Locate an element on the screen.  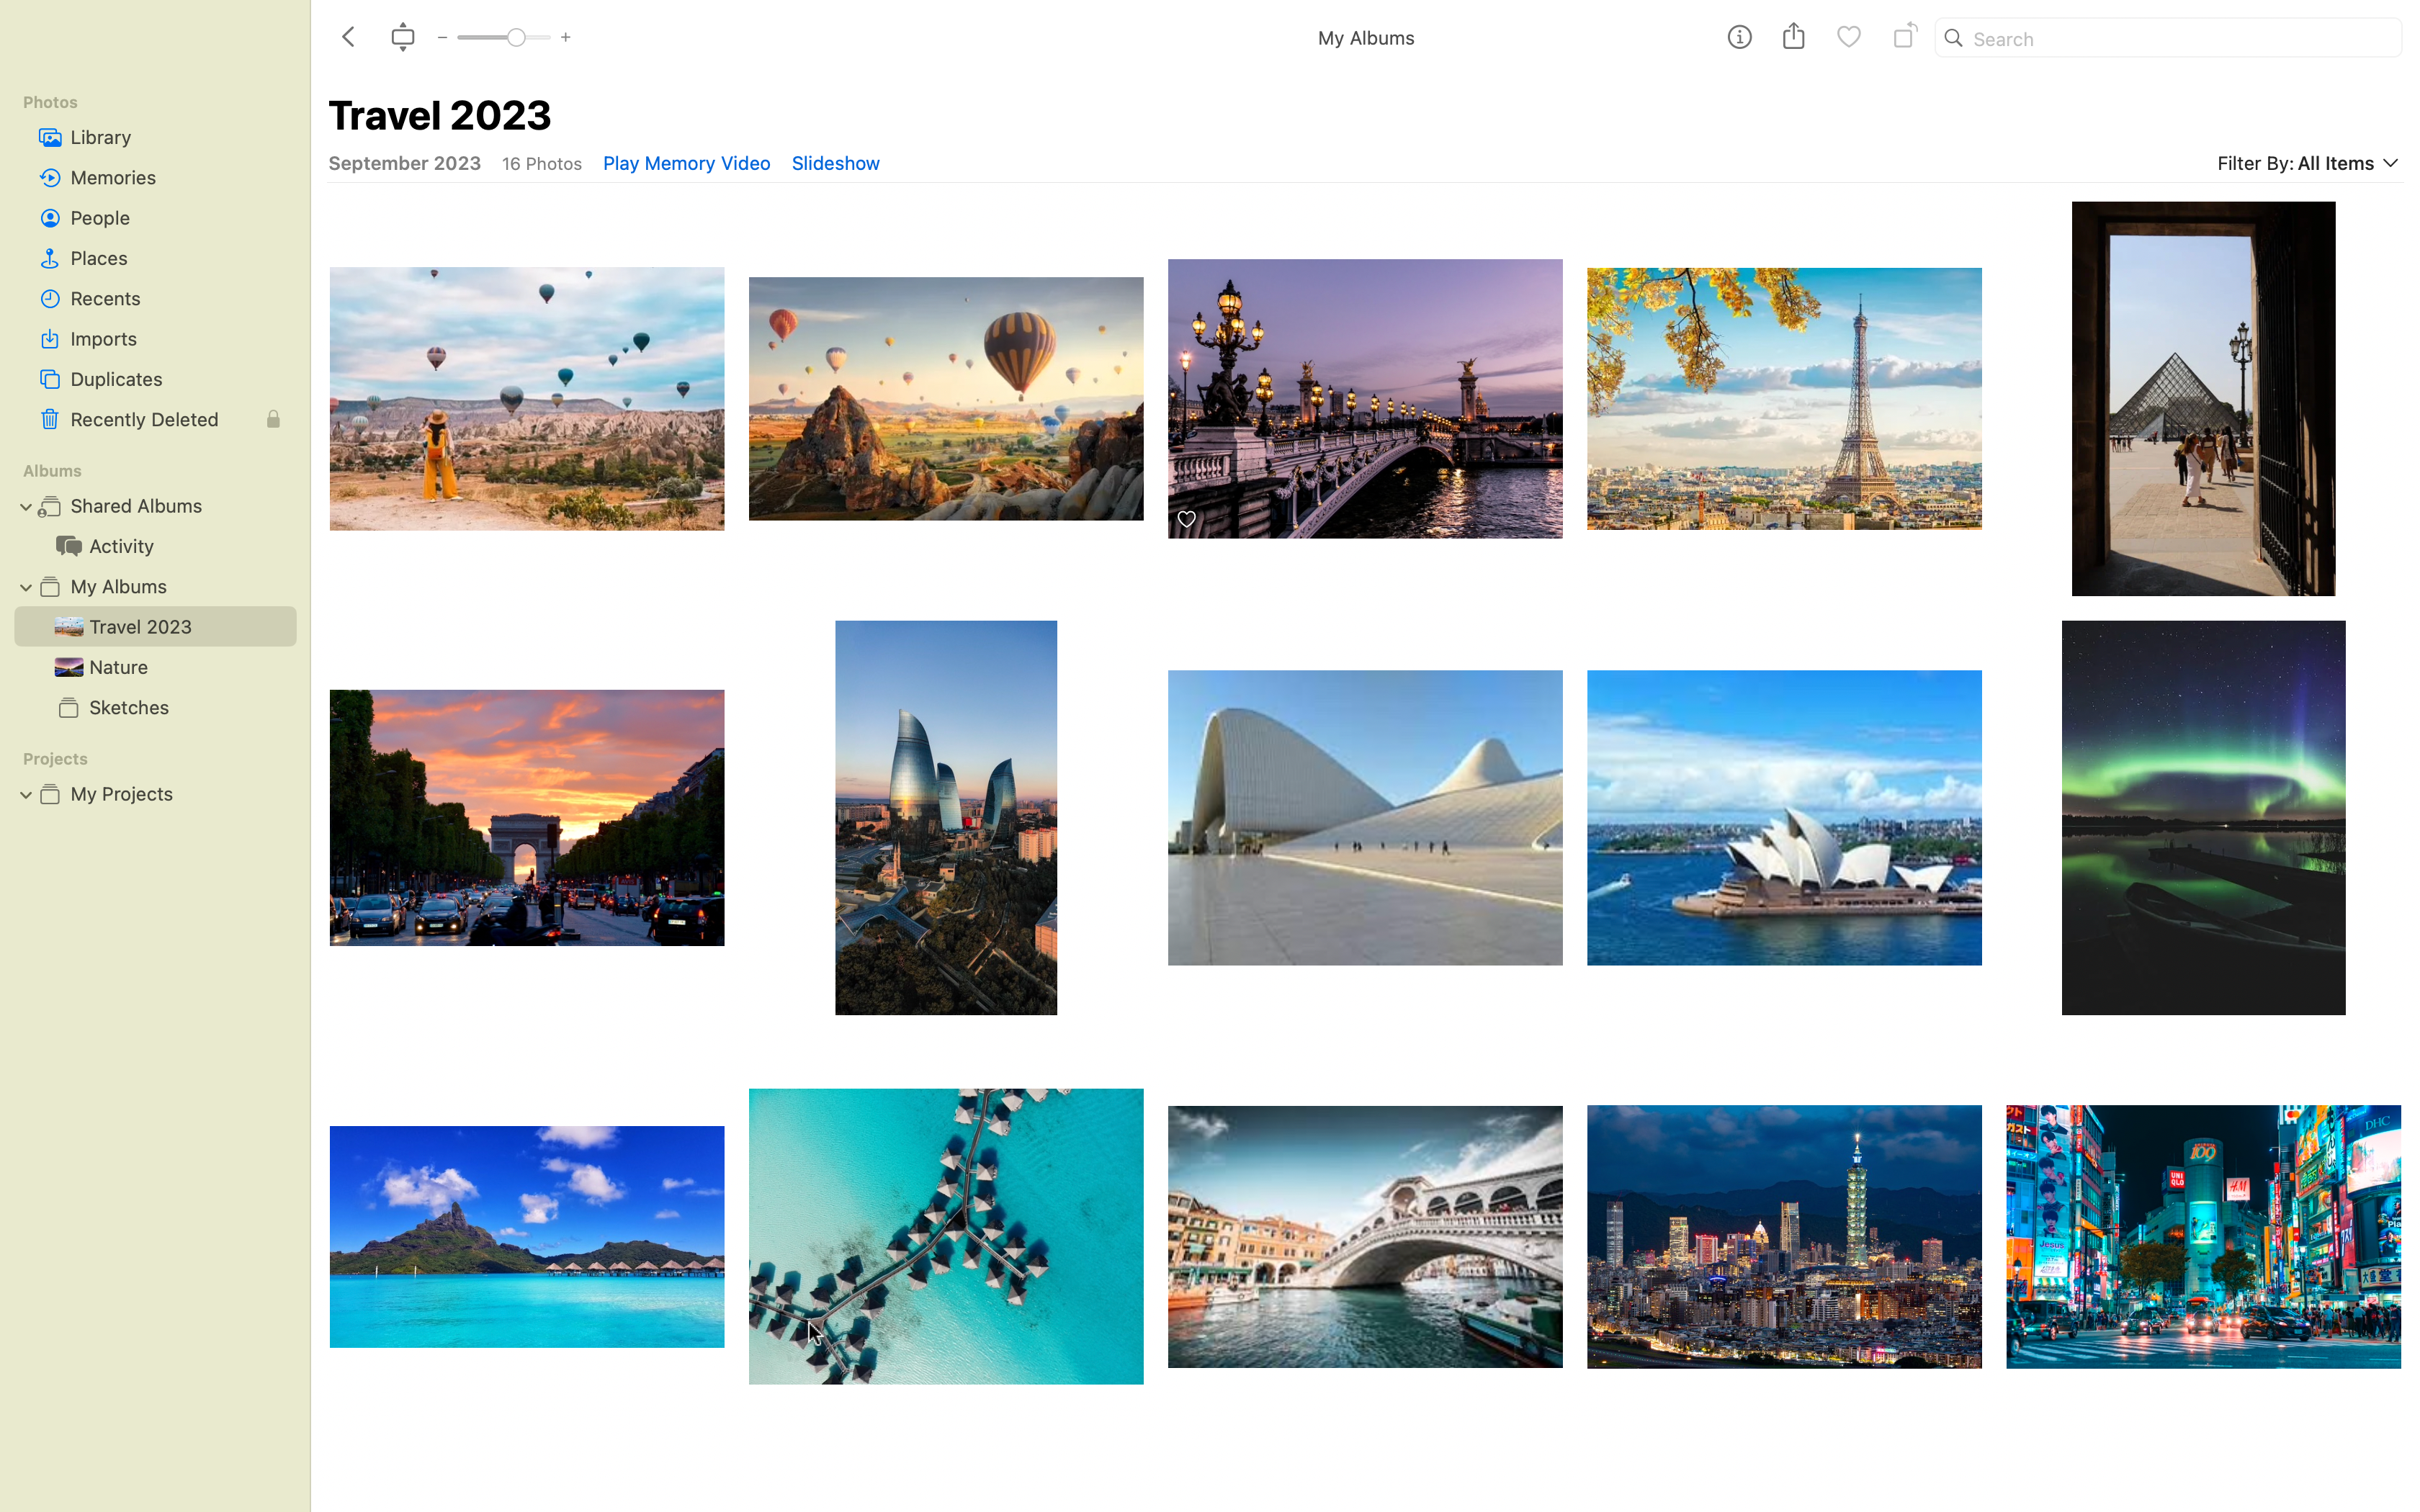
the second photo featuring hot air balloons is located at coordinates (946, 387).